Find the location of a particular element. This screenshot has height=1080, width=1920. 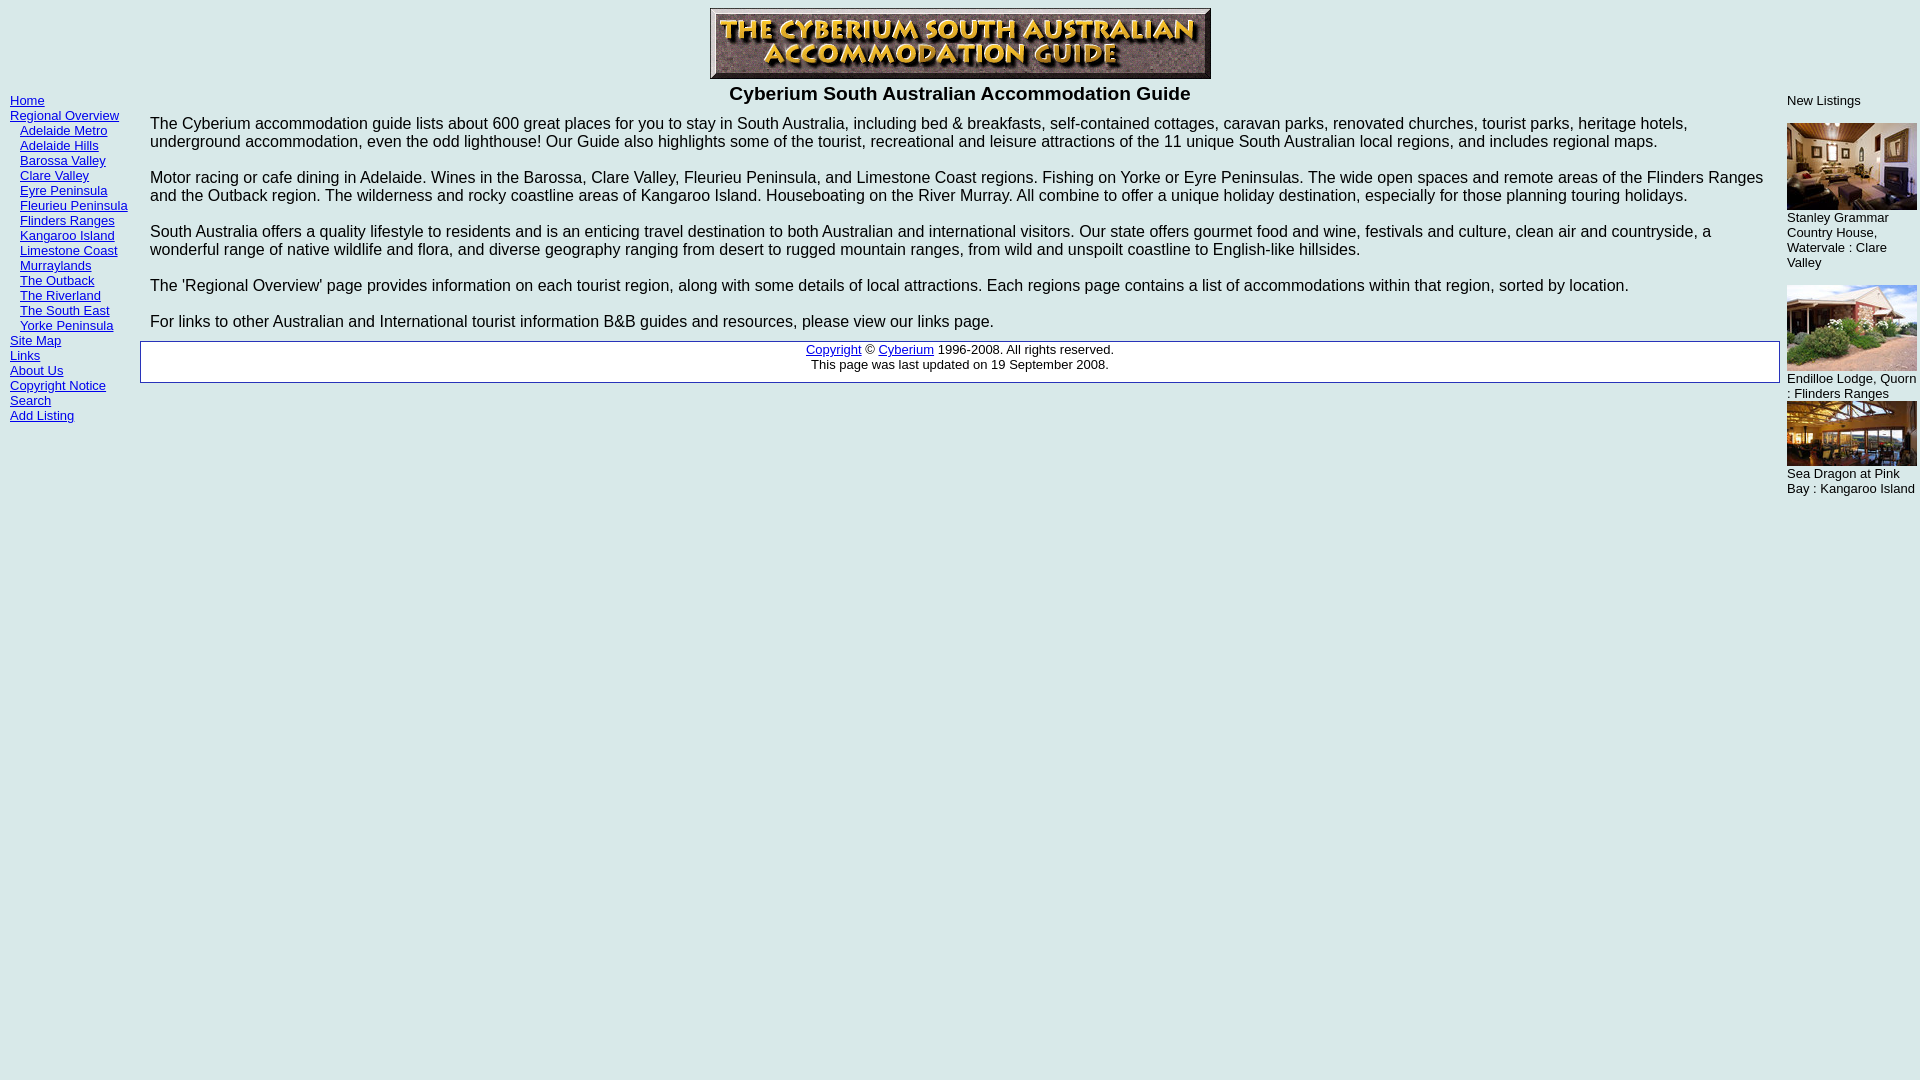

'Adelaide Metro' is located at coordinates (19, 130).